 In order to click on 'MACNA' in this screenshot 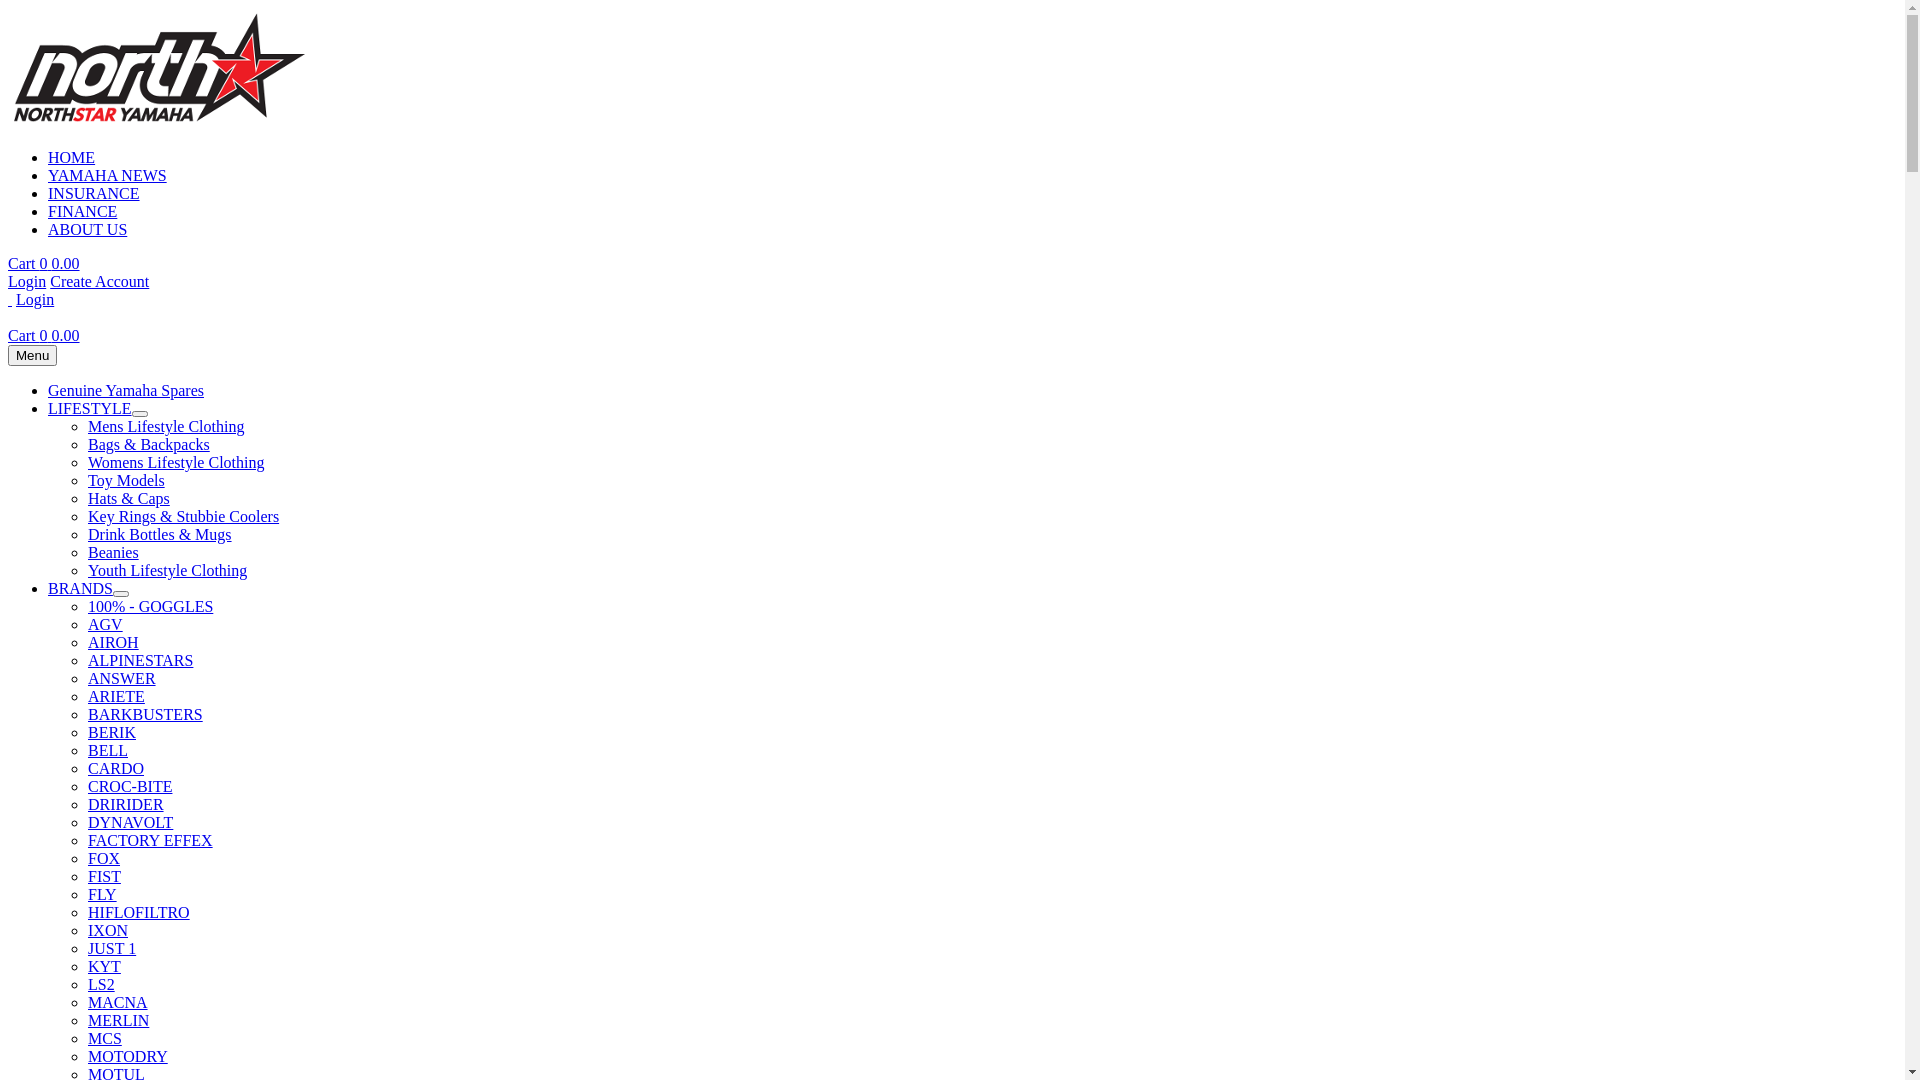, I will do `click(117, 1002)`.